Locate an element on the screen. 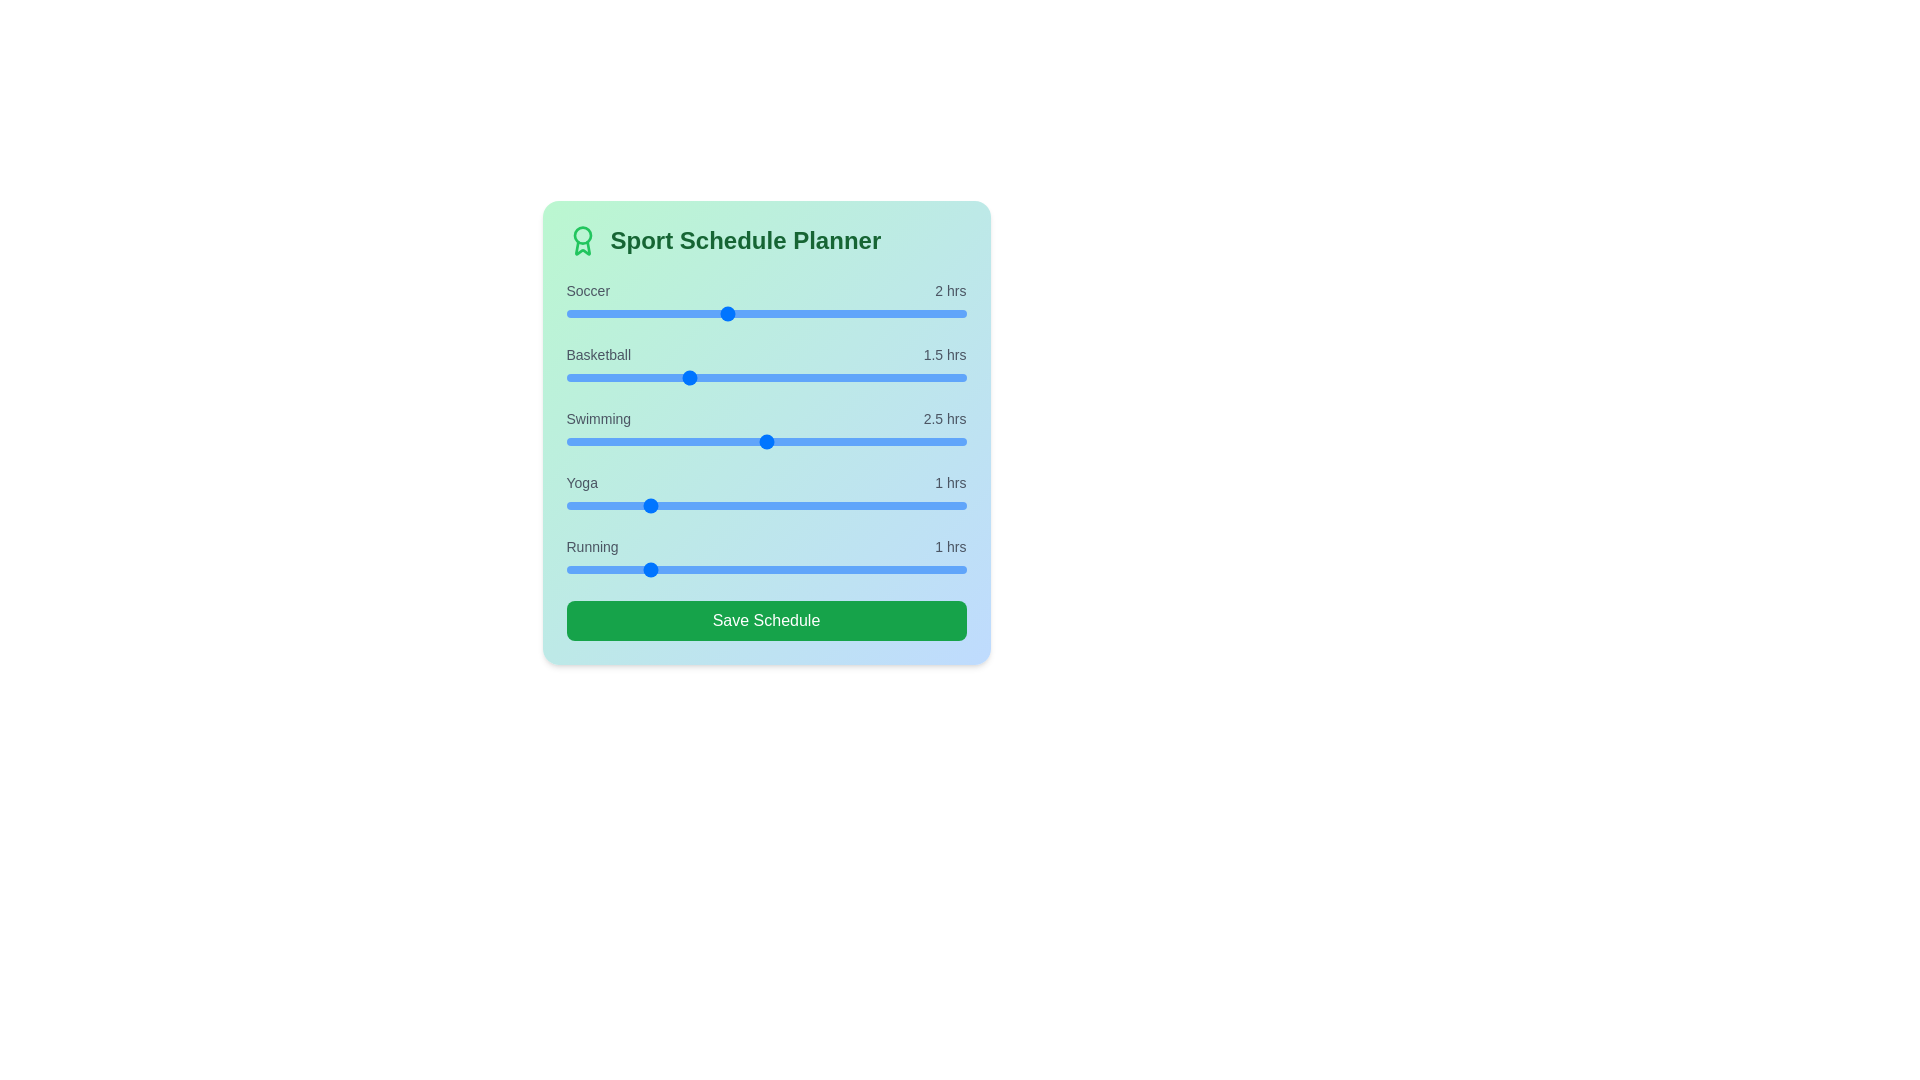 Image resolution: width=1920 pixels, height=1080 pixels. the Yoga slider to set its time to 0 hours is located at coordinates (565, 504).